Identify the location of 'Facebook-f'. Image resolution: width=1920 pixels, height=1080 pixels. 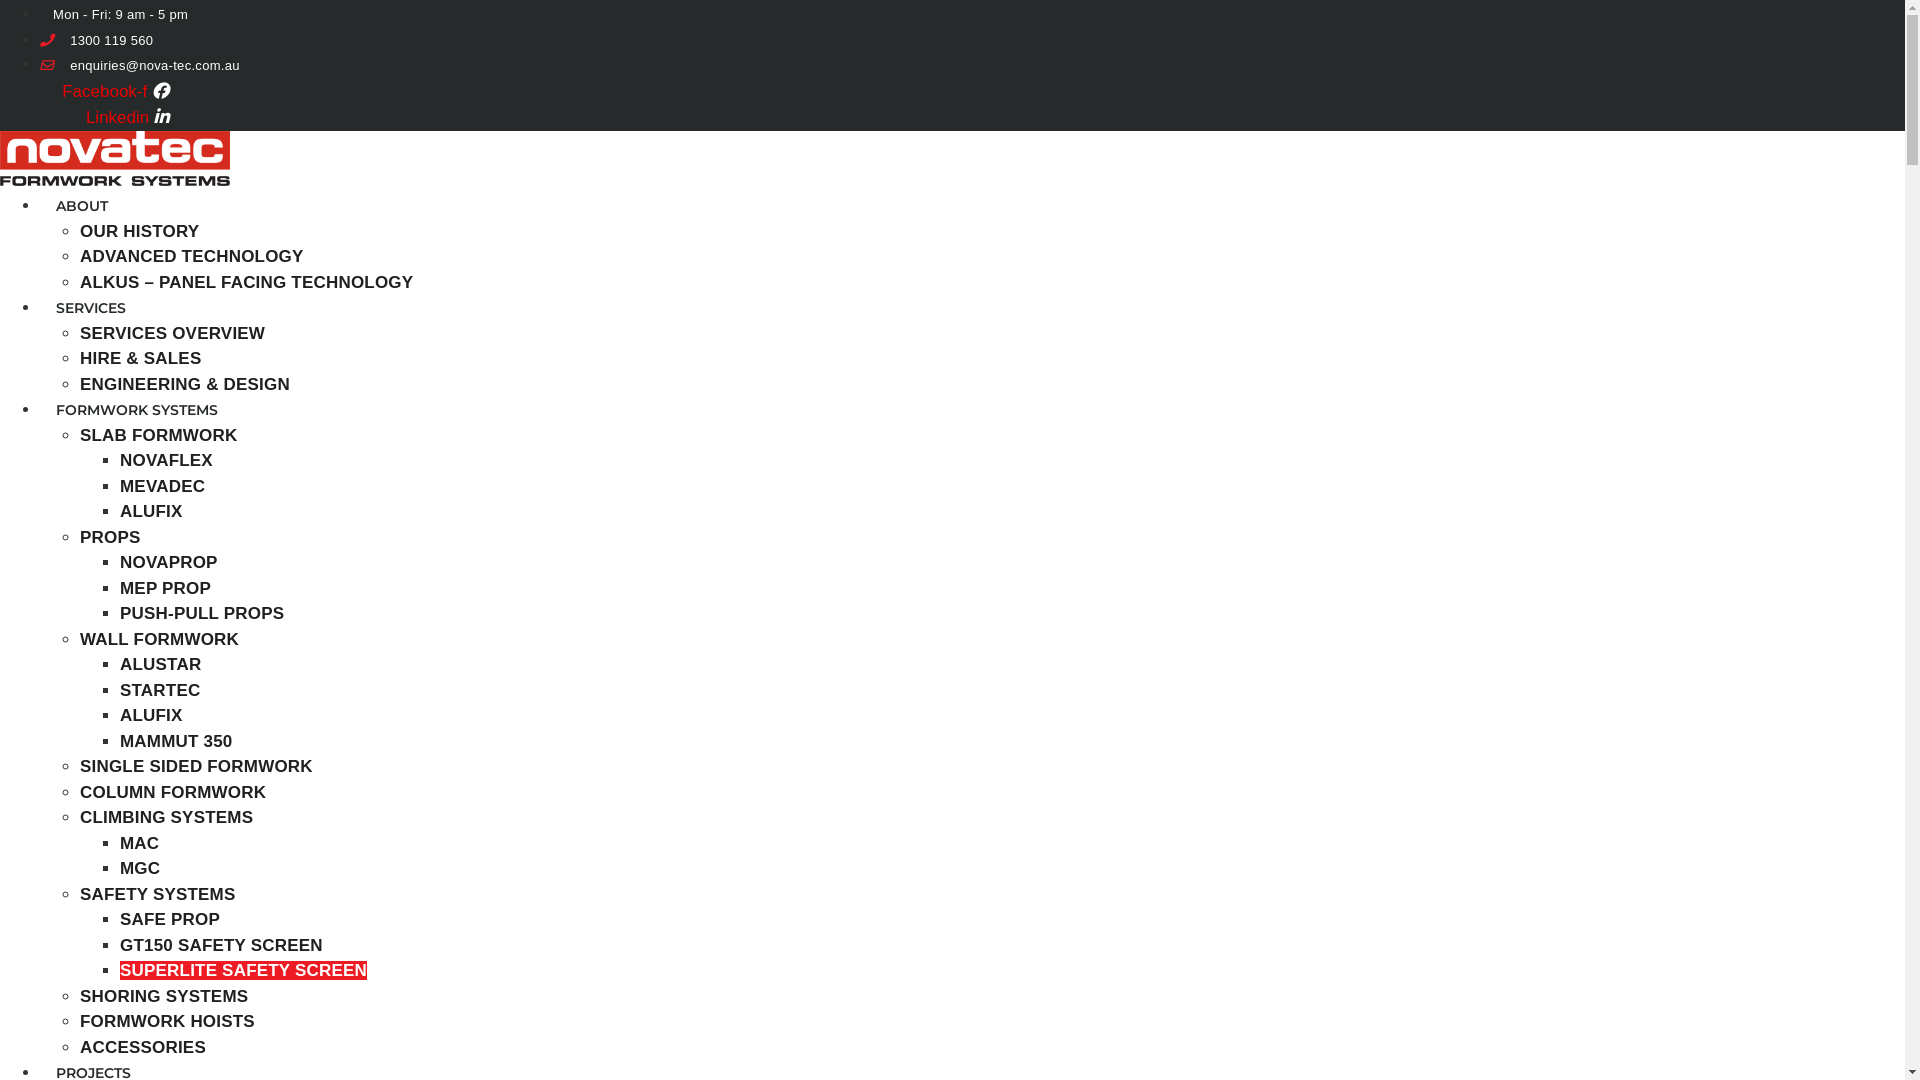
(114, 91).